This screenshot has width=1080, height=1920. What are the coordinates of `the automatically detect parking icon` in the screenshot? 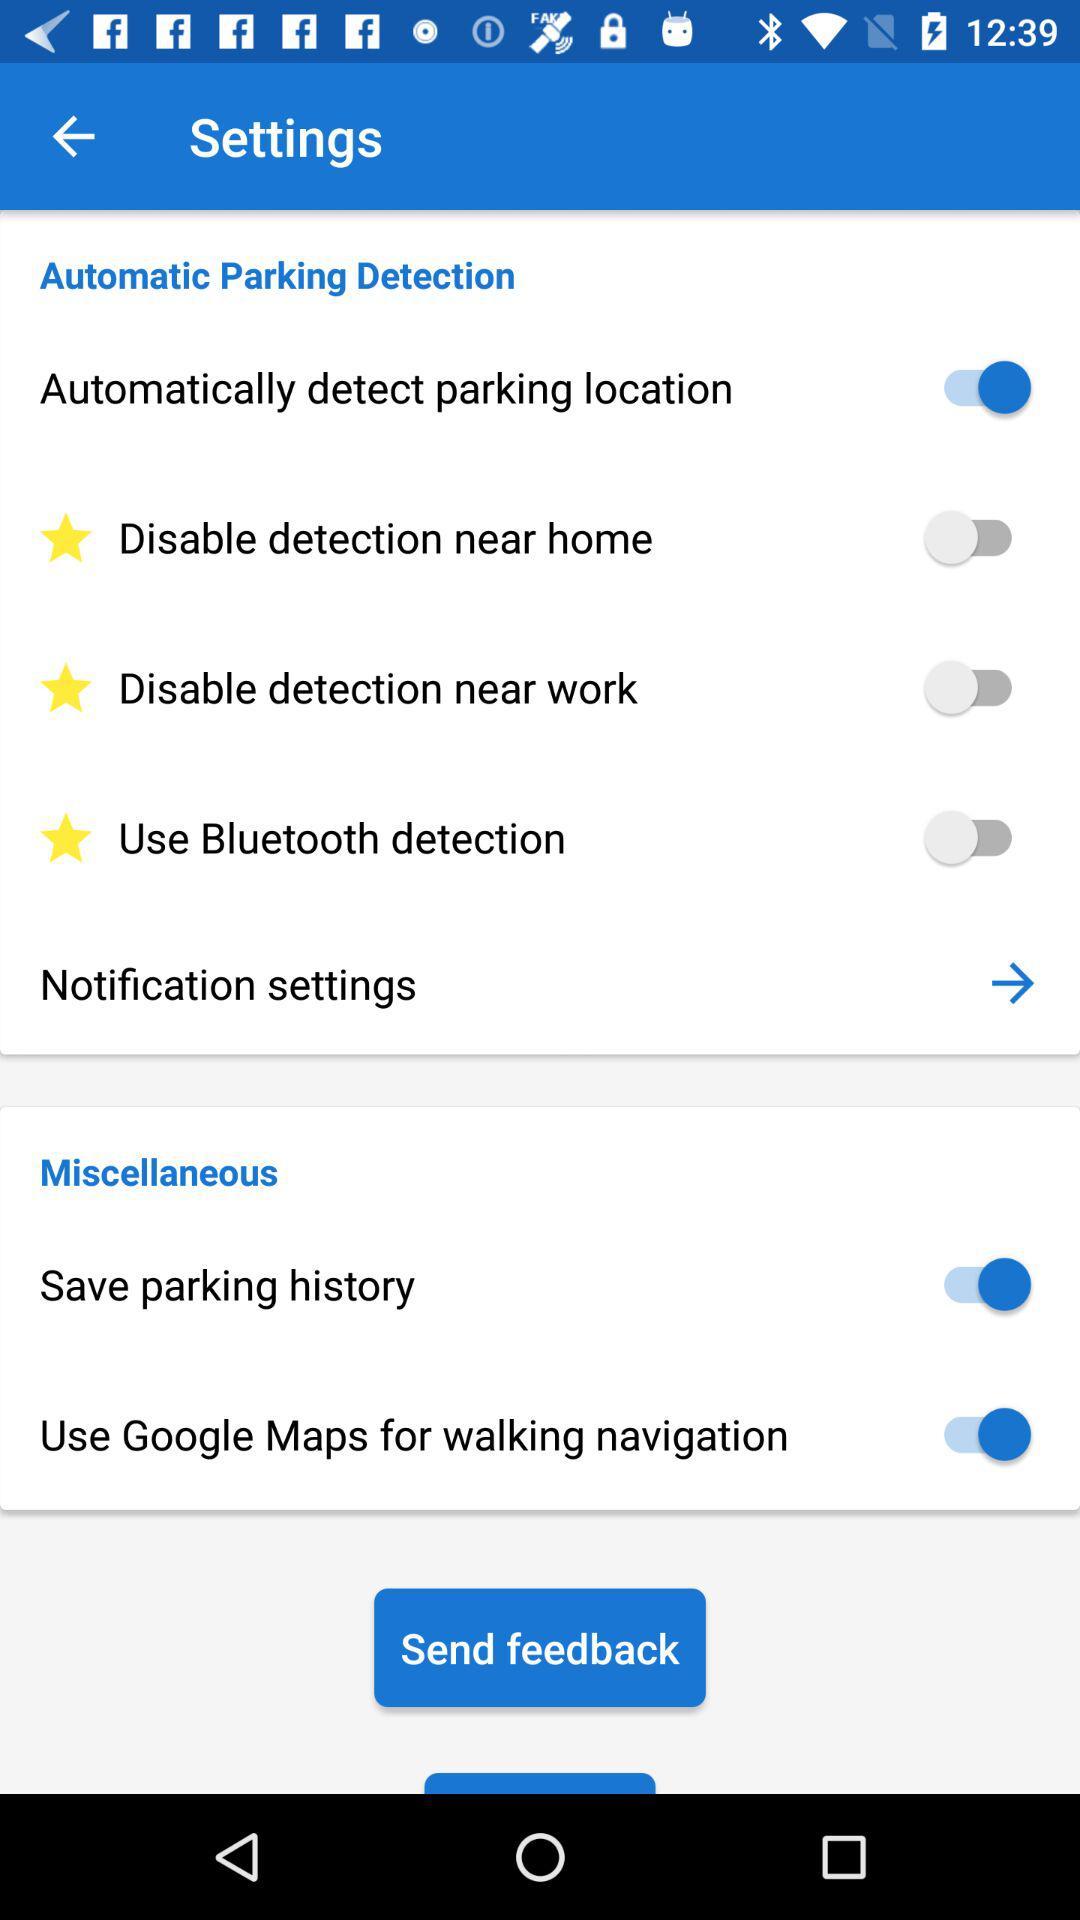 It's located at (540, 387).